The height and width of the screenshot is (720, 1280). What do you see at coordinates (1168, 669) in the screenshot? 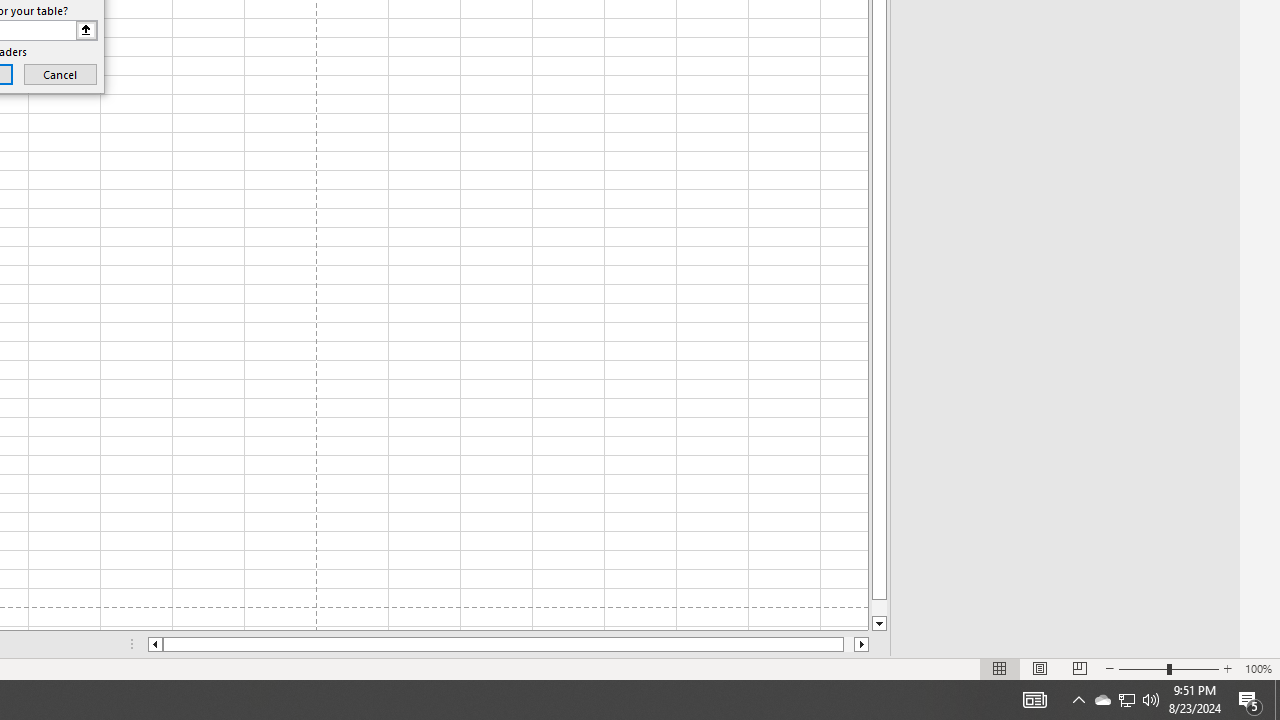
I see `'Zoom'` at bounding box center [1168, 669].